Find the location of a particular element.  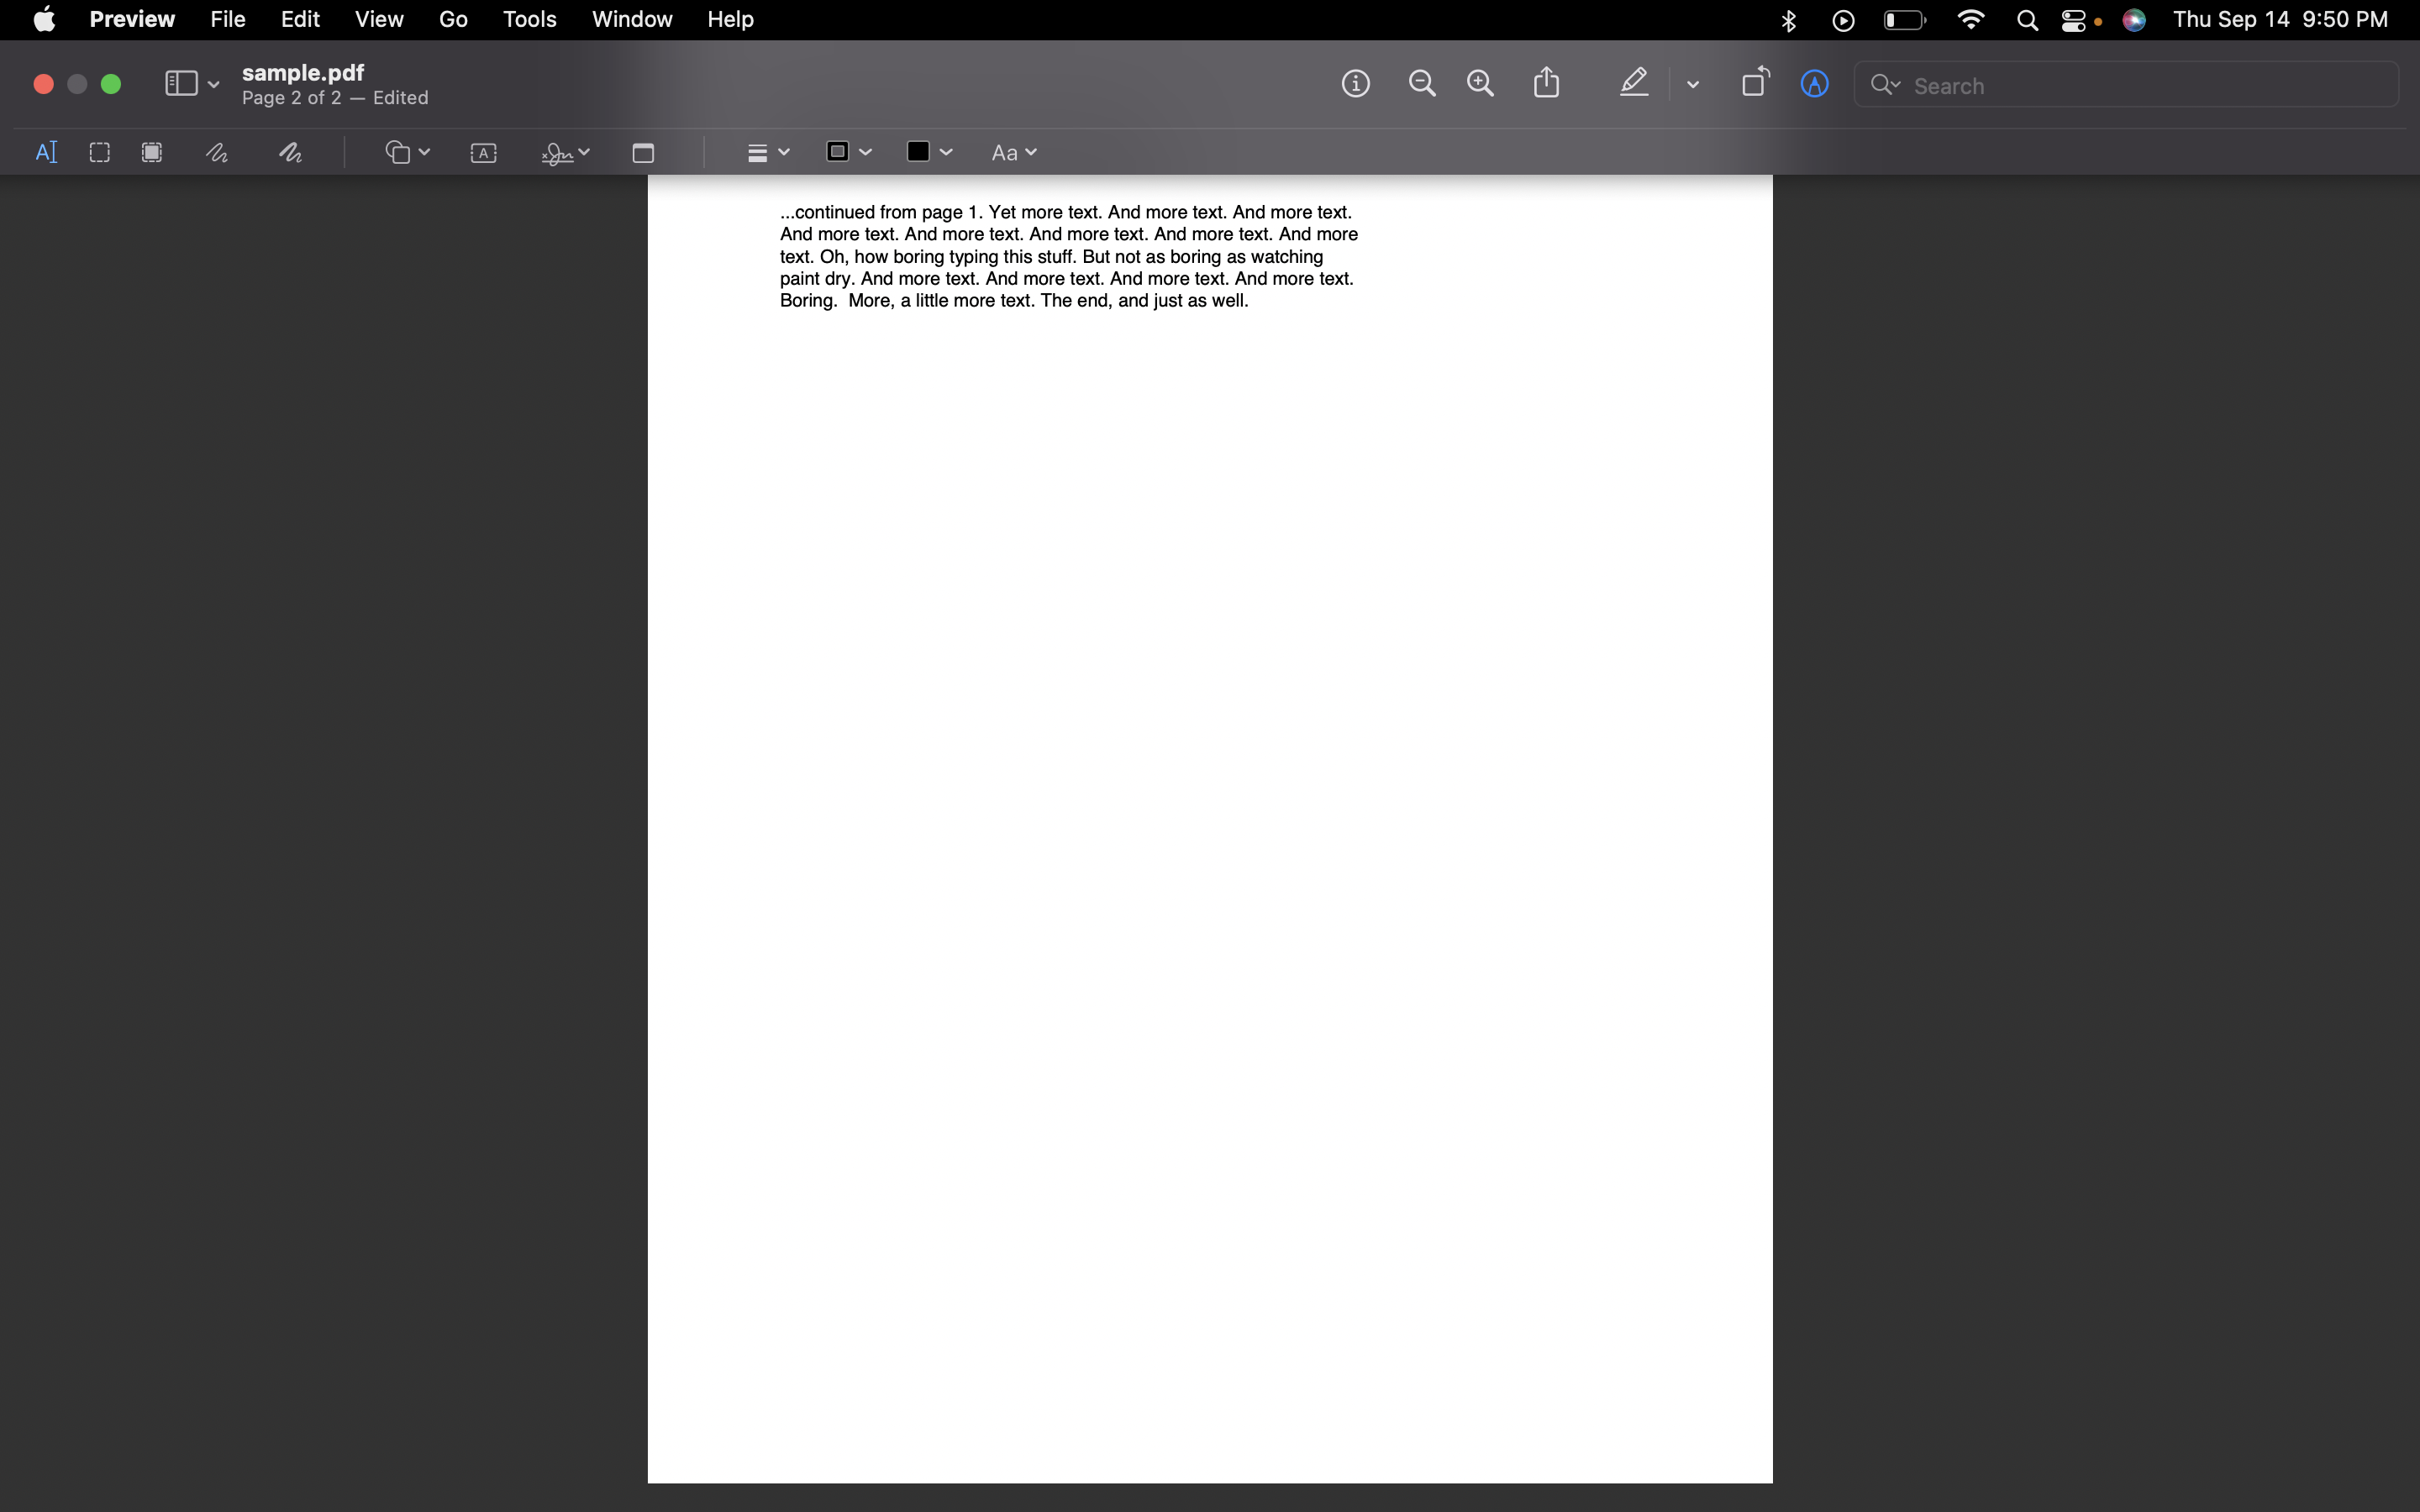

the signature pannel is located at coordinates (561, 154).